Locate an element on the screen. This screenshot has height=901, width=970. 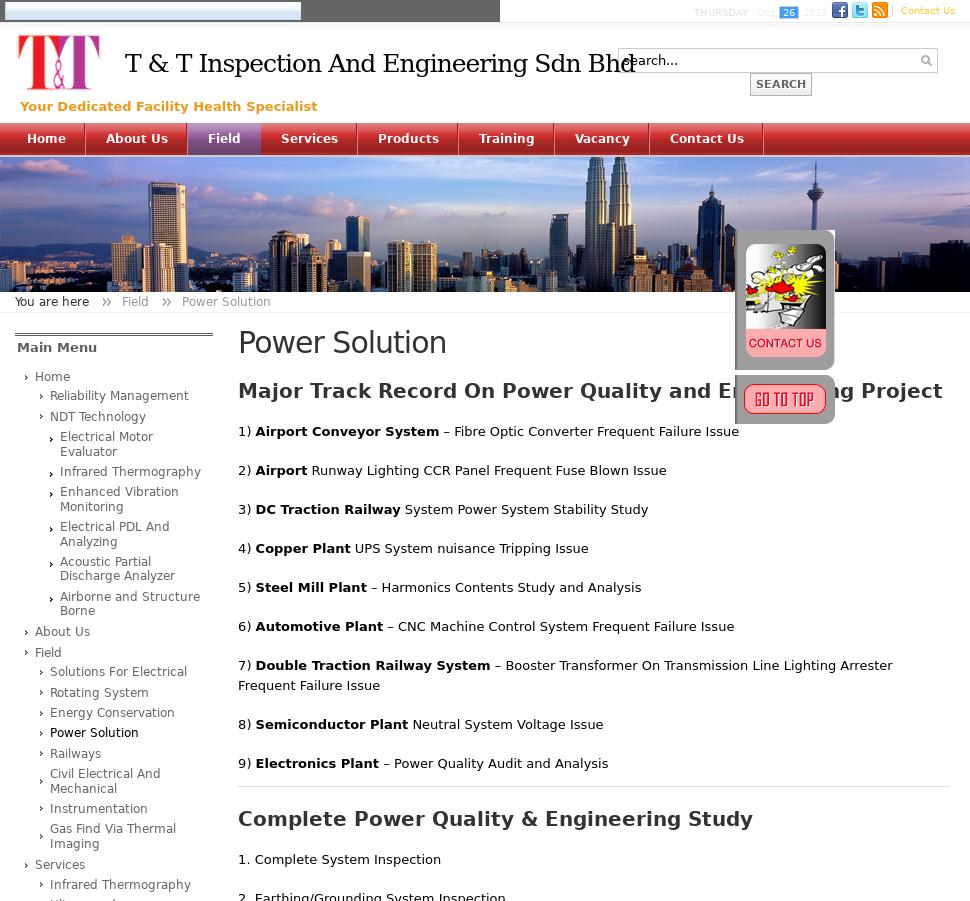
'System Power System Stability Study' is located at coordinates (523, 509).